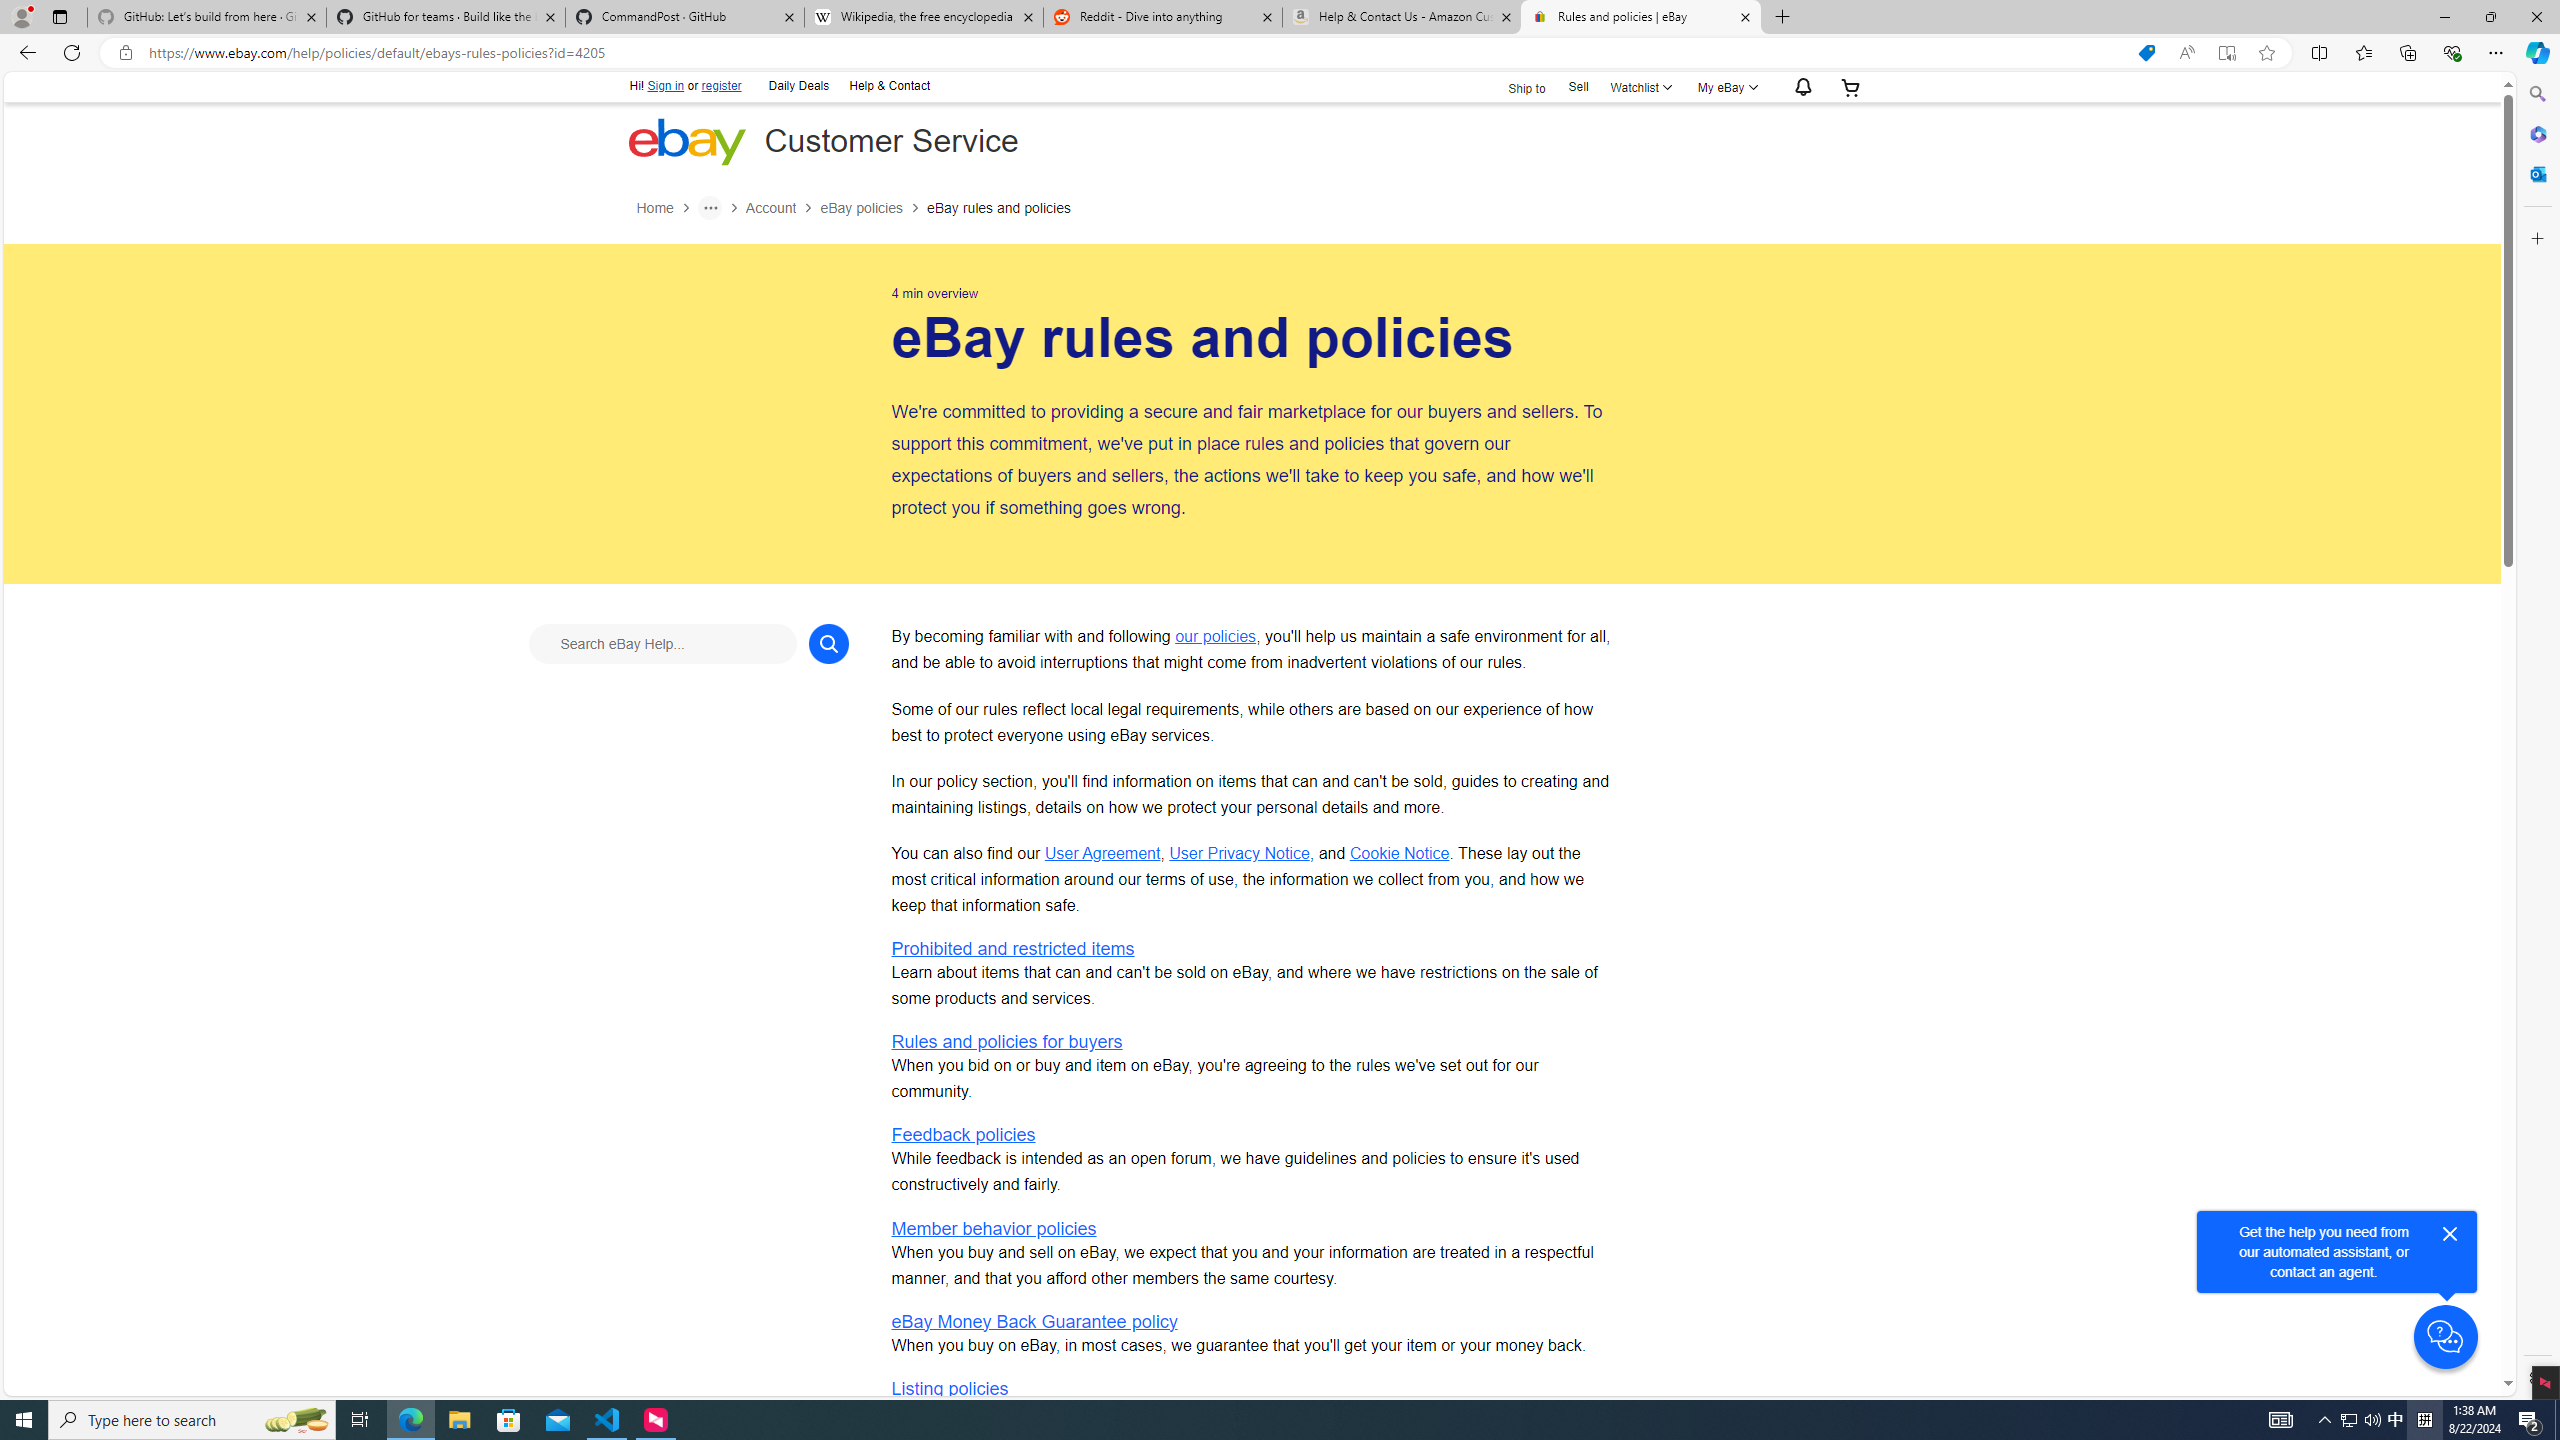 The height and width of the screenshot is (1440, 2560). Describe the element at coordinates (1513, 85) in the screenshot. I see `'Ship to'` at that location.